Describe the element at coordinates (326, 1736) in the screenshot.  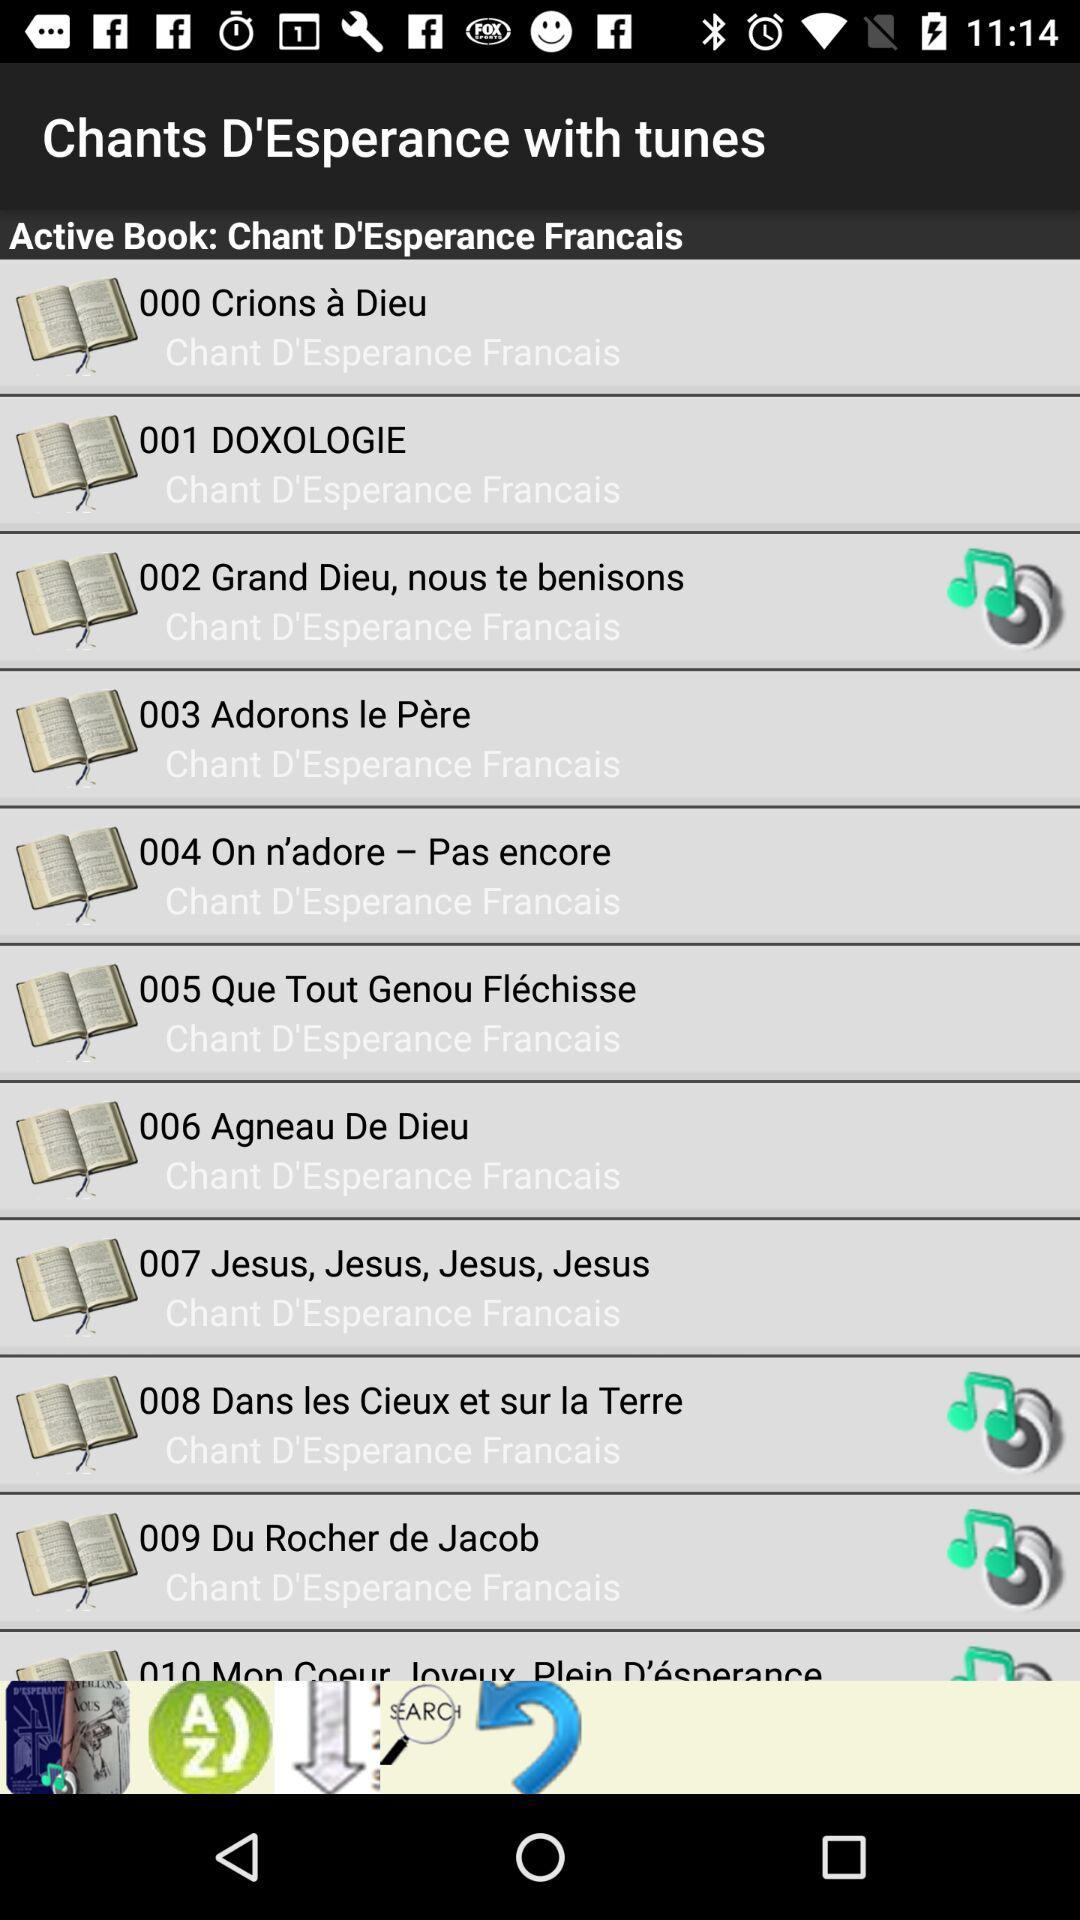
I see `the arrow_downward icon` at that location.